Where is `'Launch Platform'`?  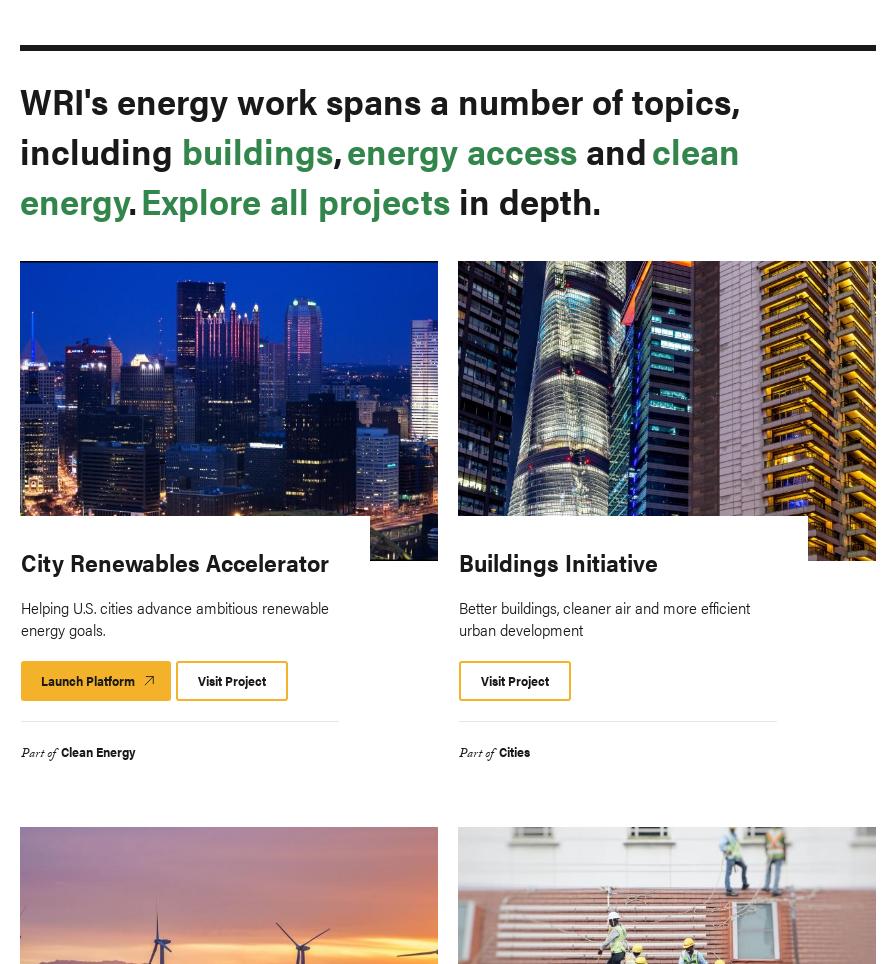 'Launch Platform' is located at coordinates (87, 678).